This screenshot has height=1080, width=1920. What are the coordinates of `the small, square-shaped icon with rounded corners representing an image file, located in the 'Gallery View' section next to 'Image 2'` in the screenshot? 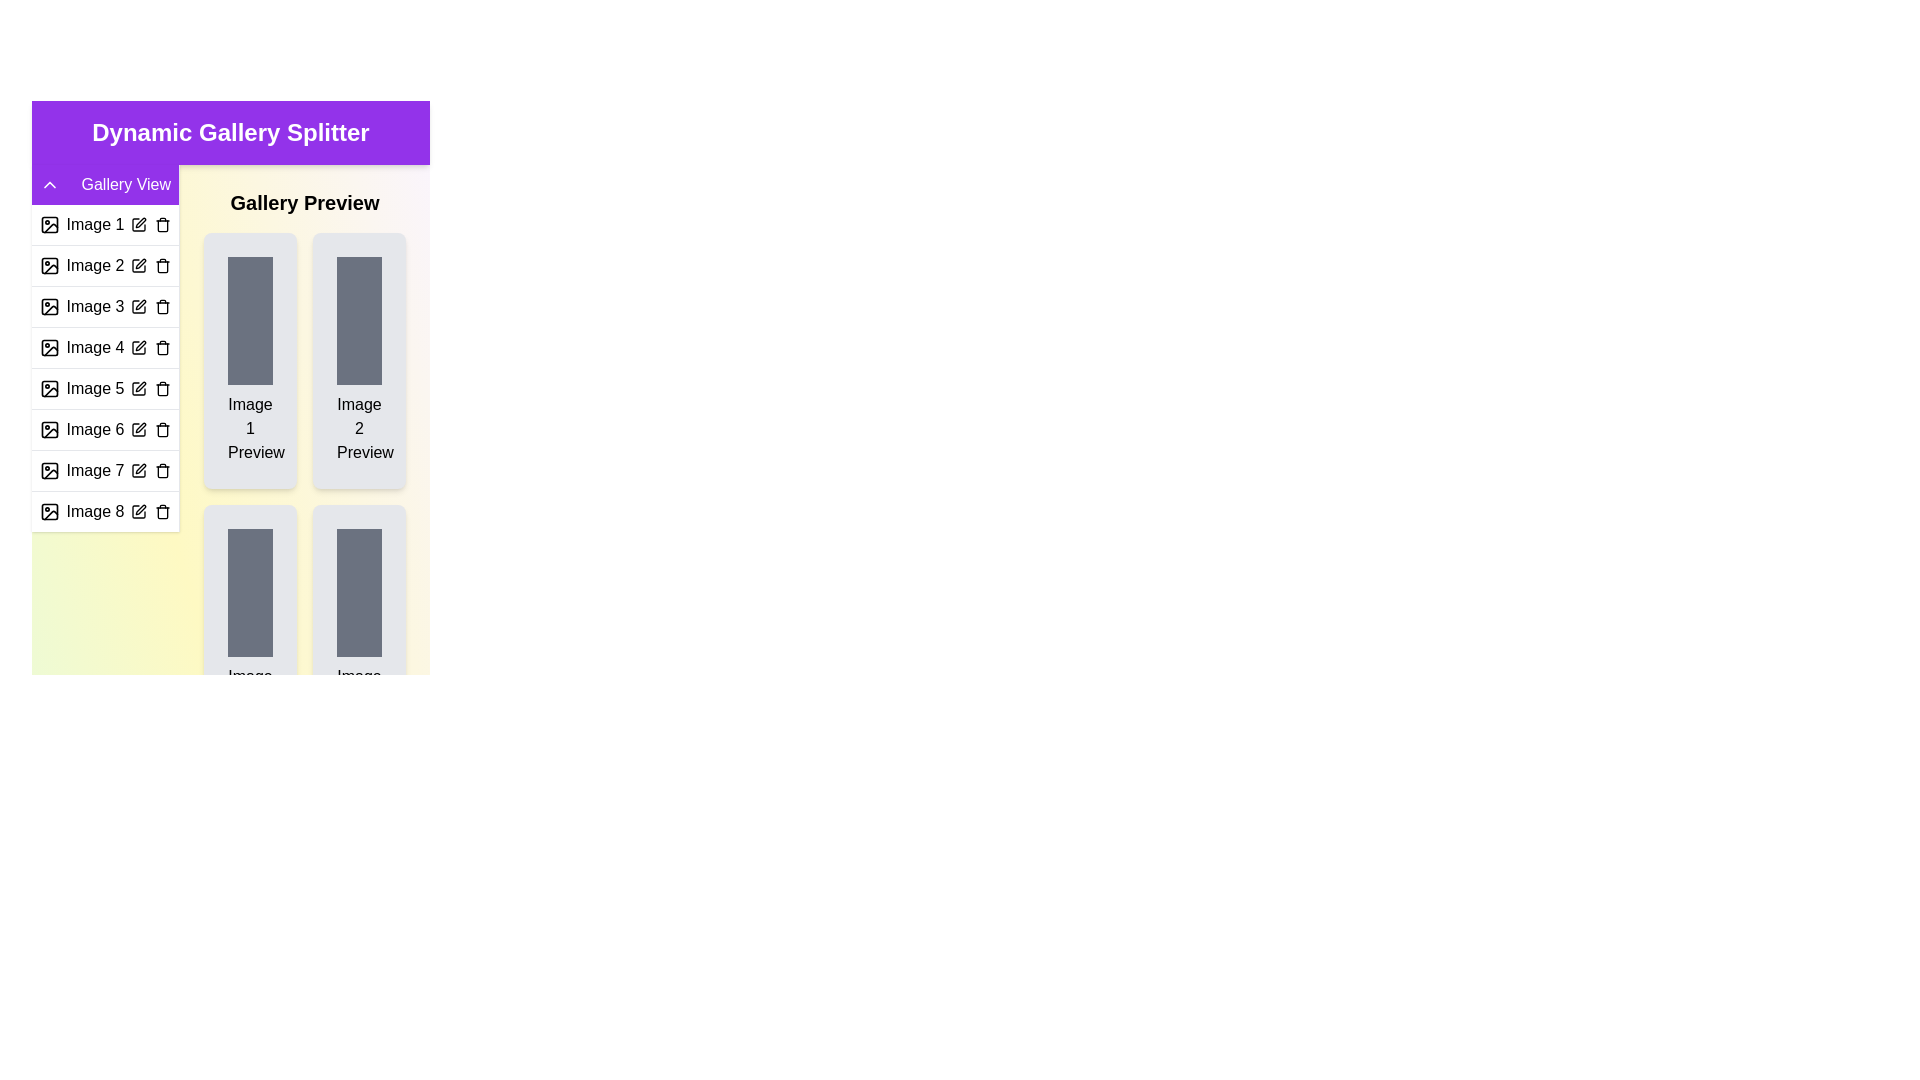 It's located at (49, 265).